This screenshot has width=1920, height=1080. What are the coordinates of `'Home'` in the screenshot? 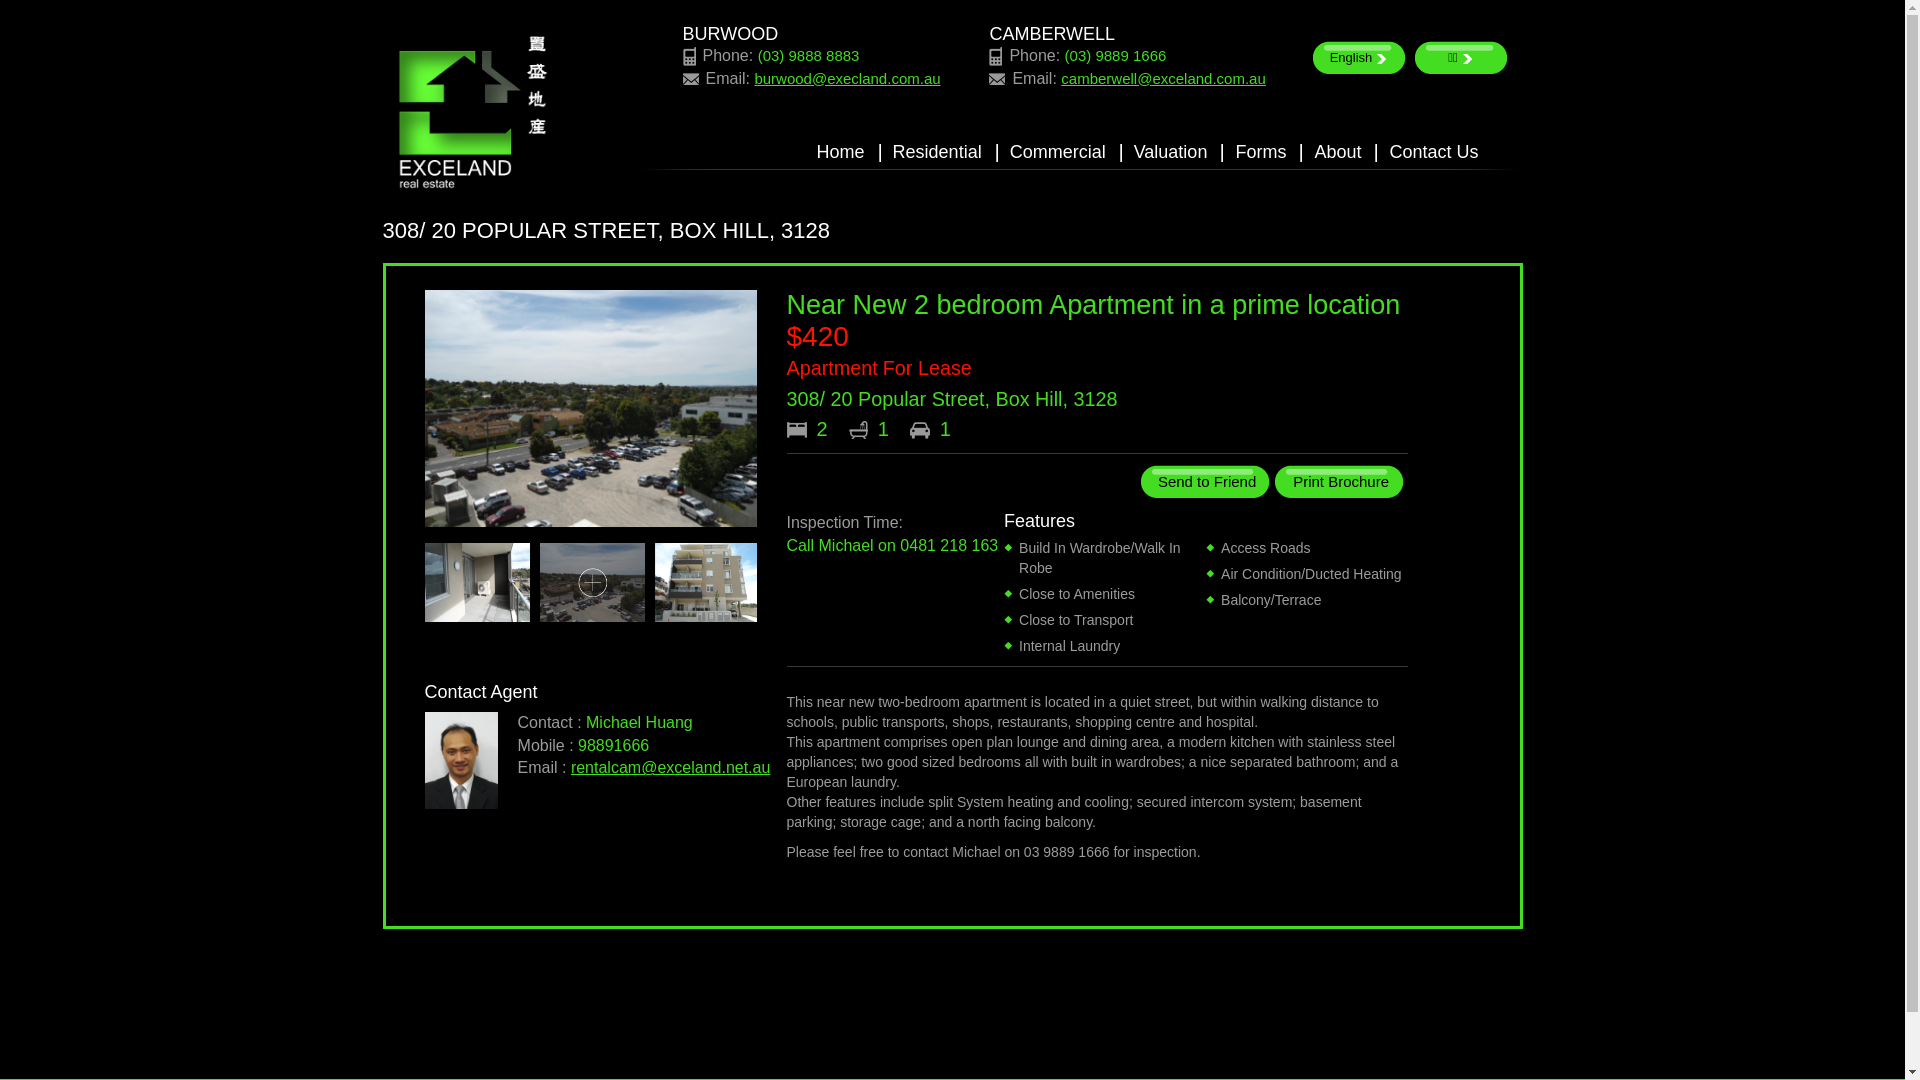 It's located at (840, 152).